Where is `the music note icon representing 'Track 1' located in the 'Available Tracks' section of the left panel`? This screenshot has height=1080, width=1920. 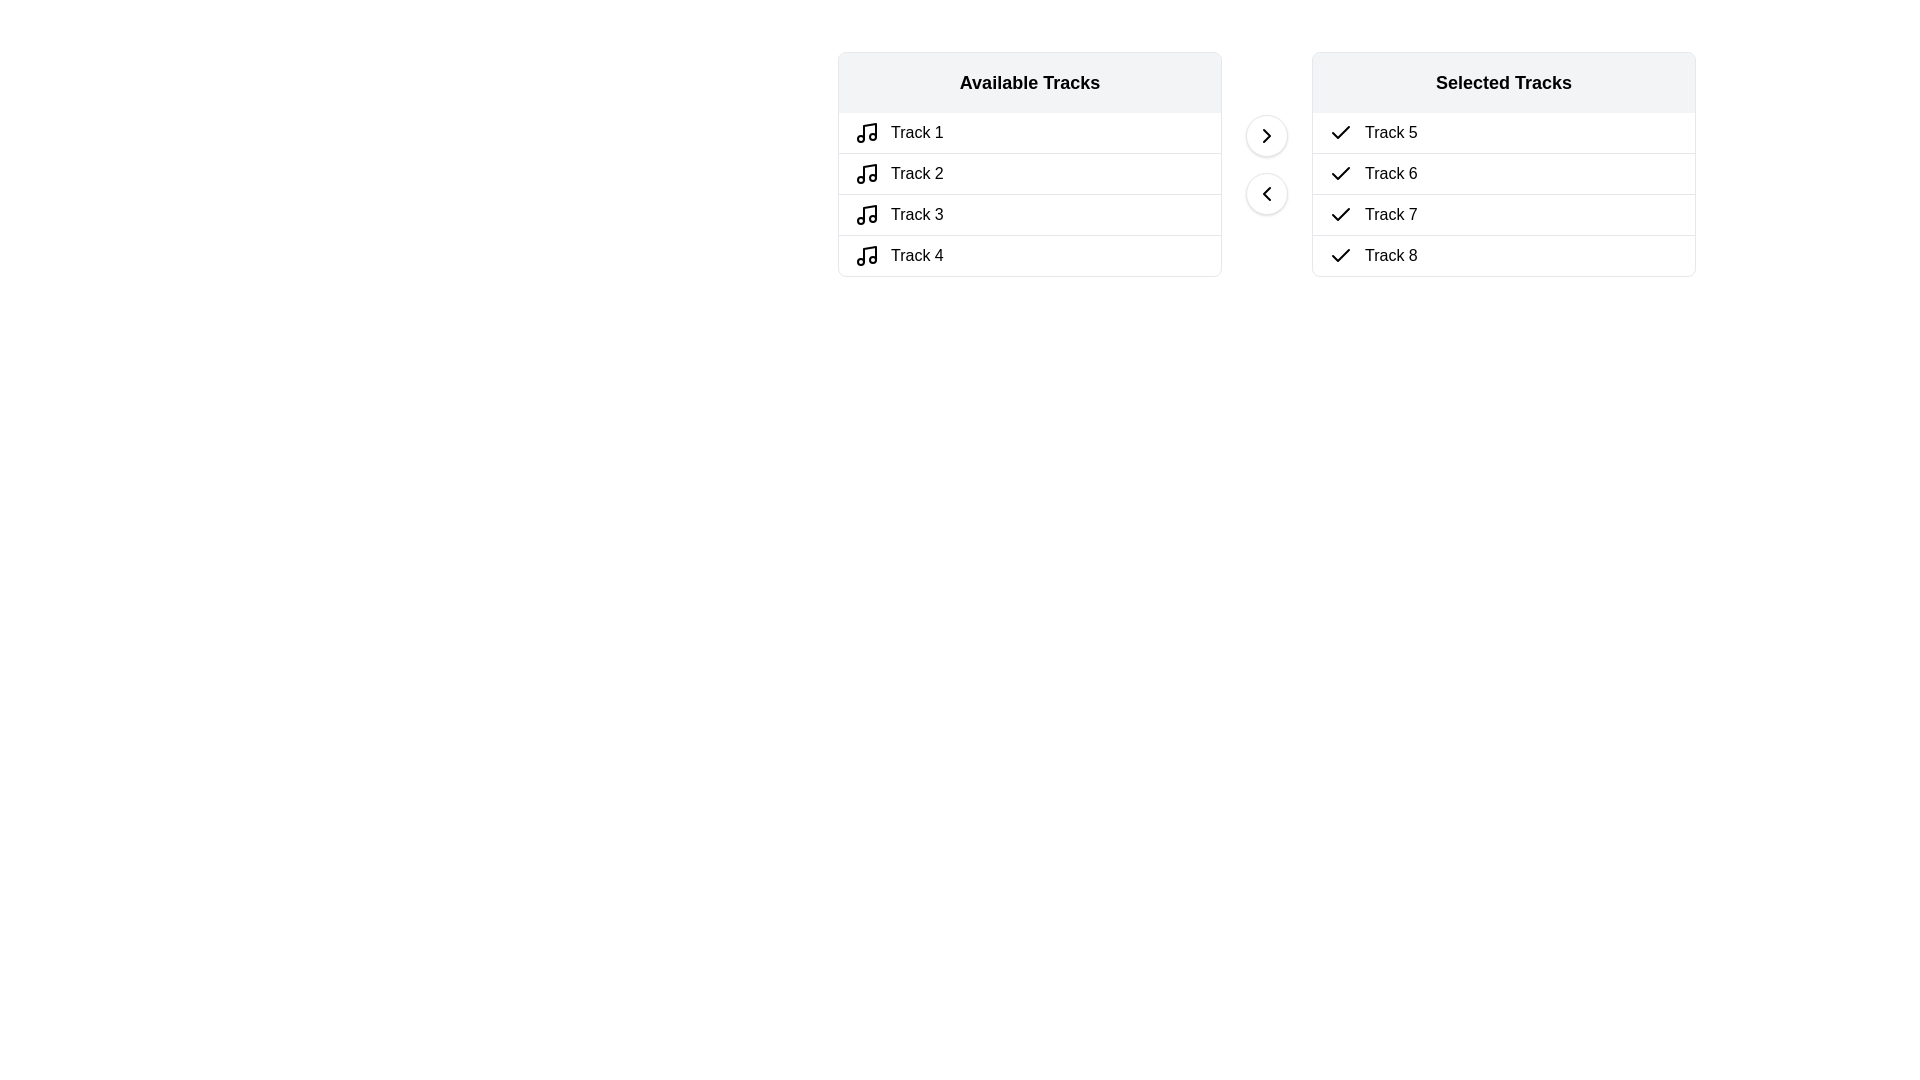
the music note icon representing 'Track 1' located in the 'Available Tracks' section of the left panel is located at coordinates (867, 132).